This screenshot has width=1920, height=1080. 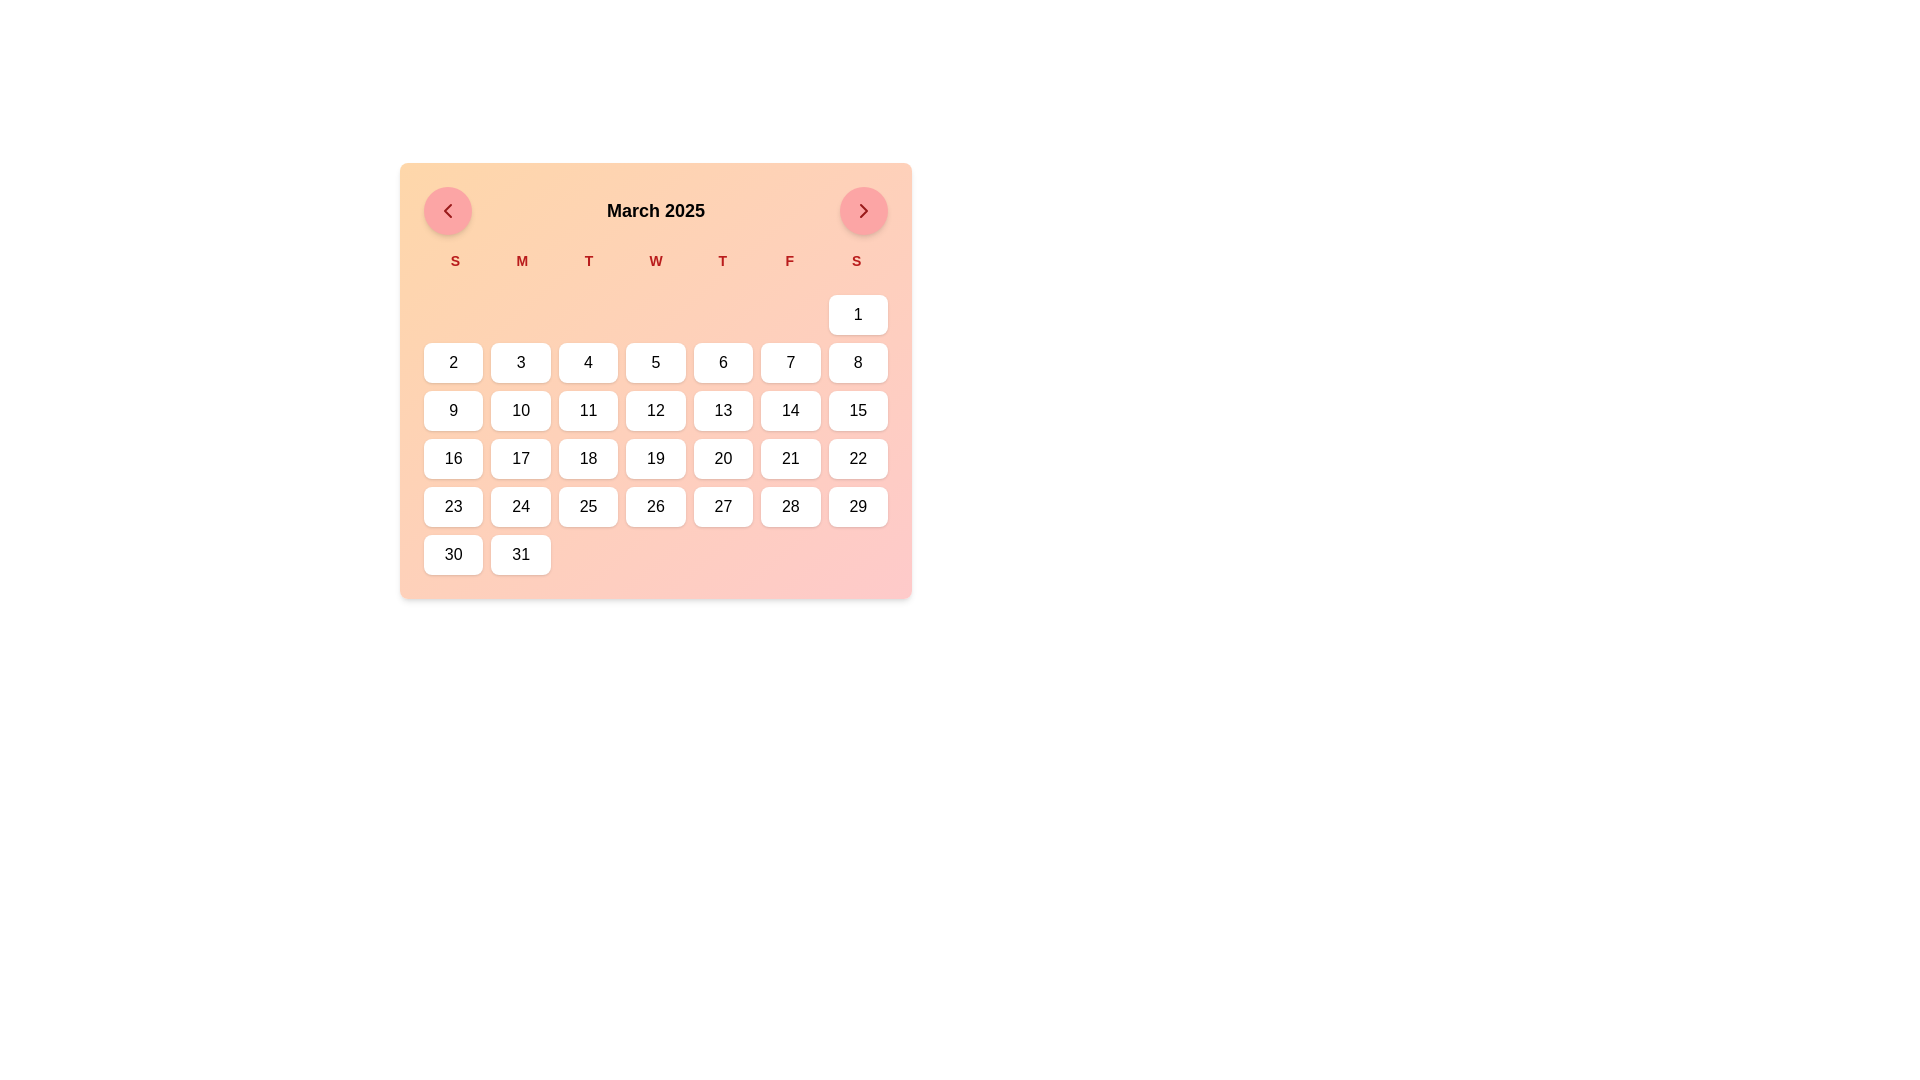 I want to click on the button representing the first day of the displayed month in the calendar, located at the rightmost end of the top row of interactive date buttons, to trigger a hover effect, so click(x=858, y=315).